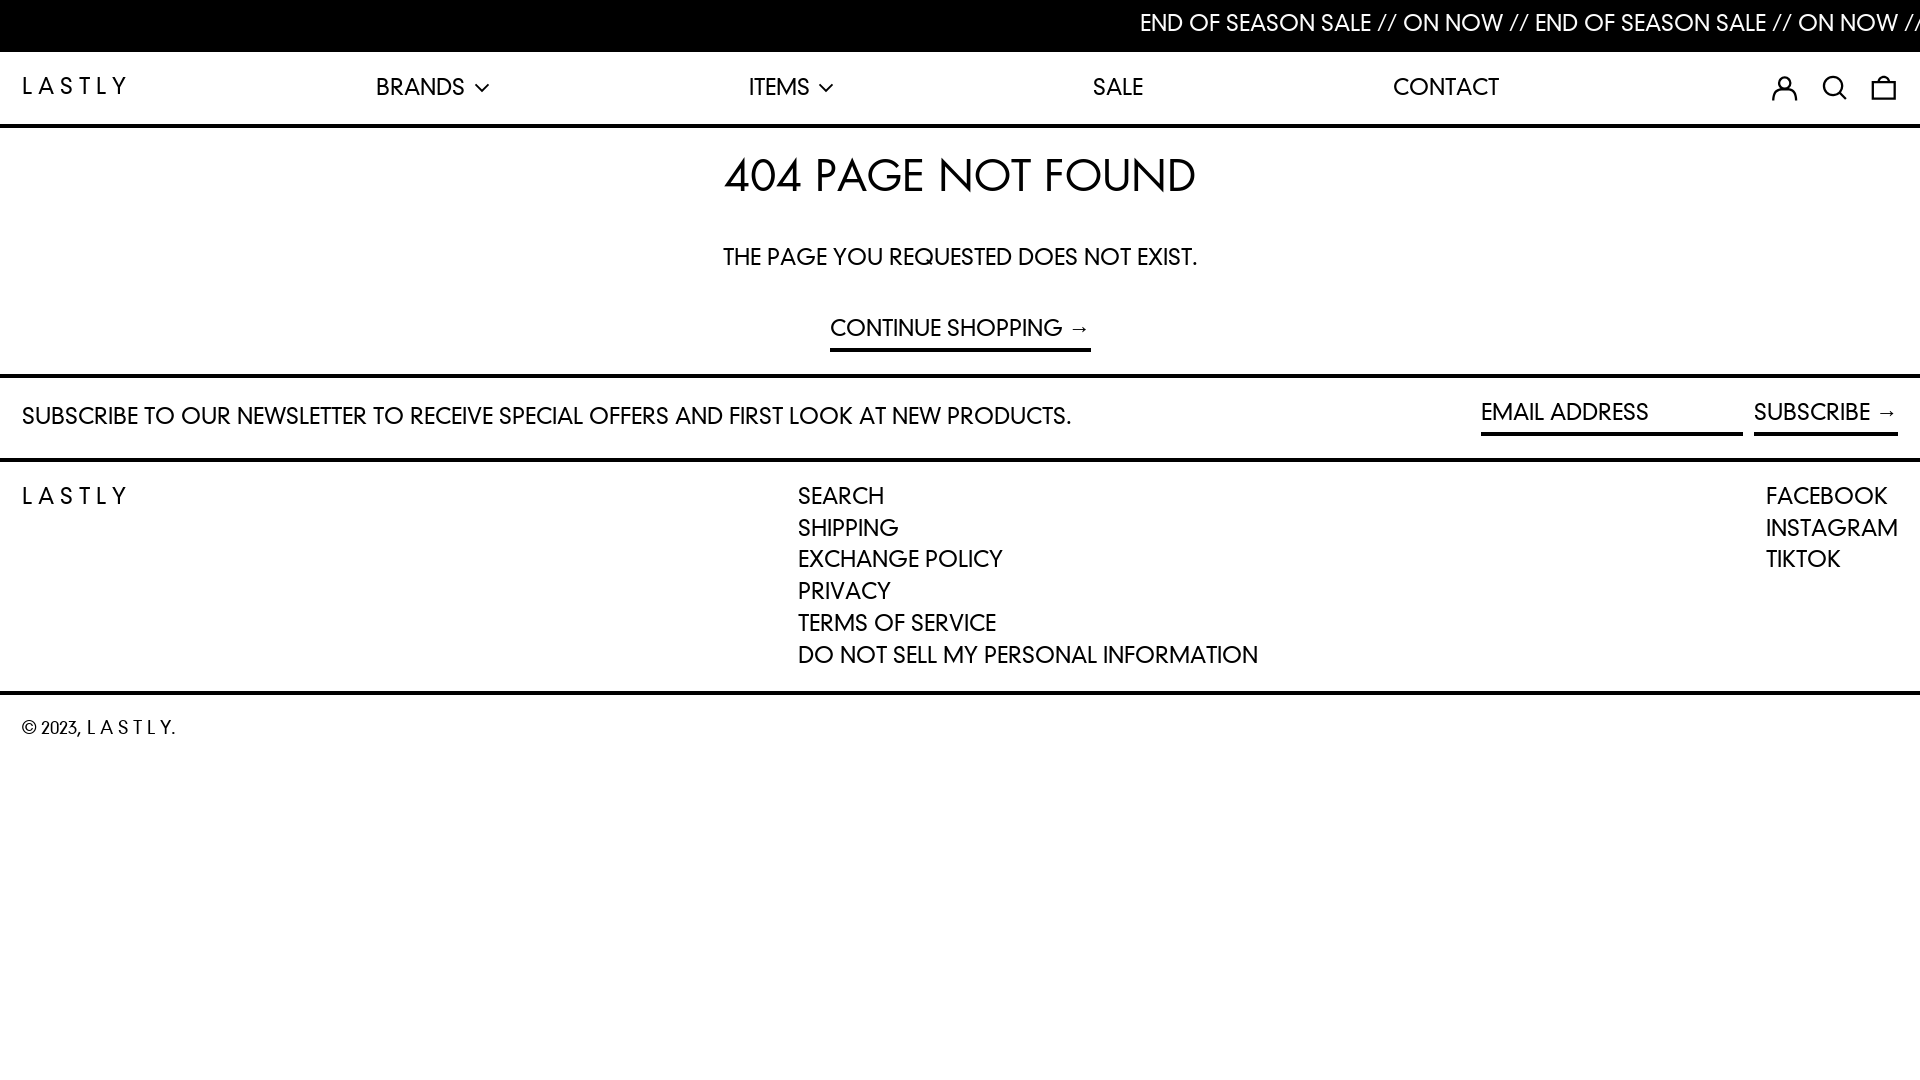  I want to click on 'TIKTOK', so click(1803, 559).